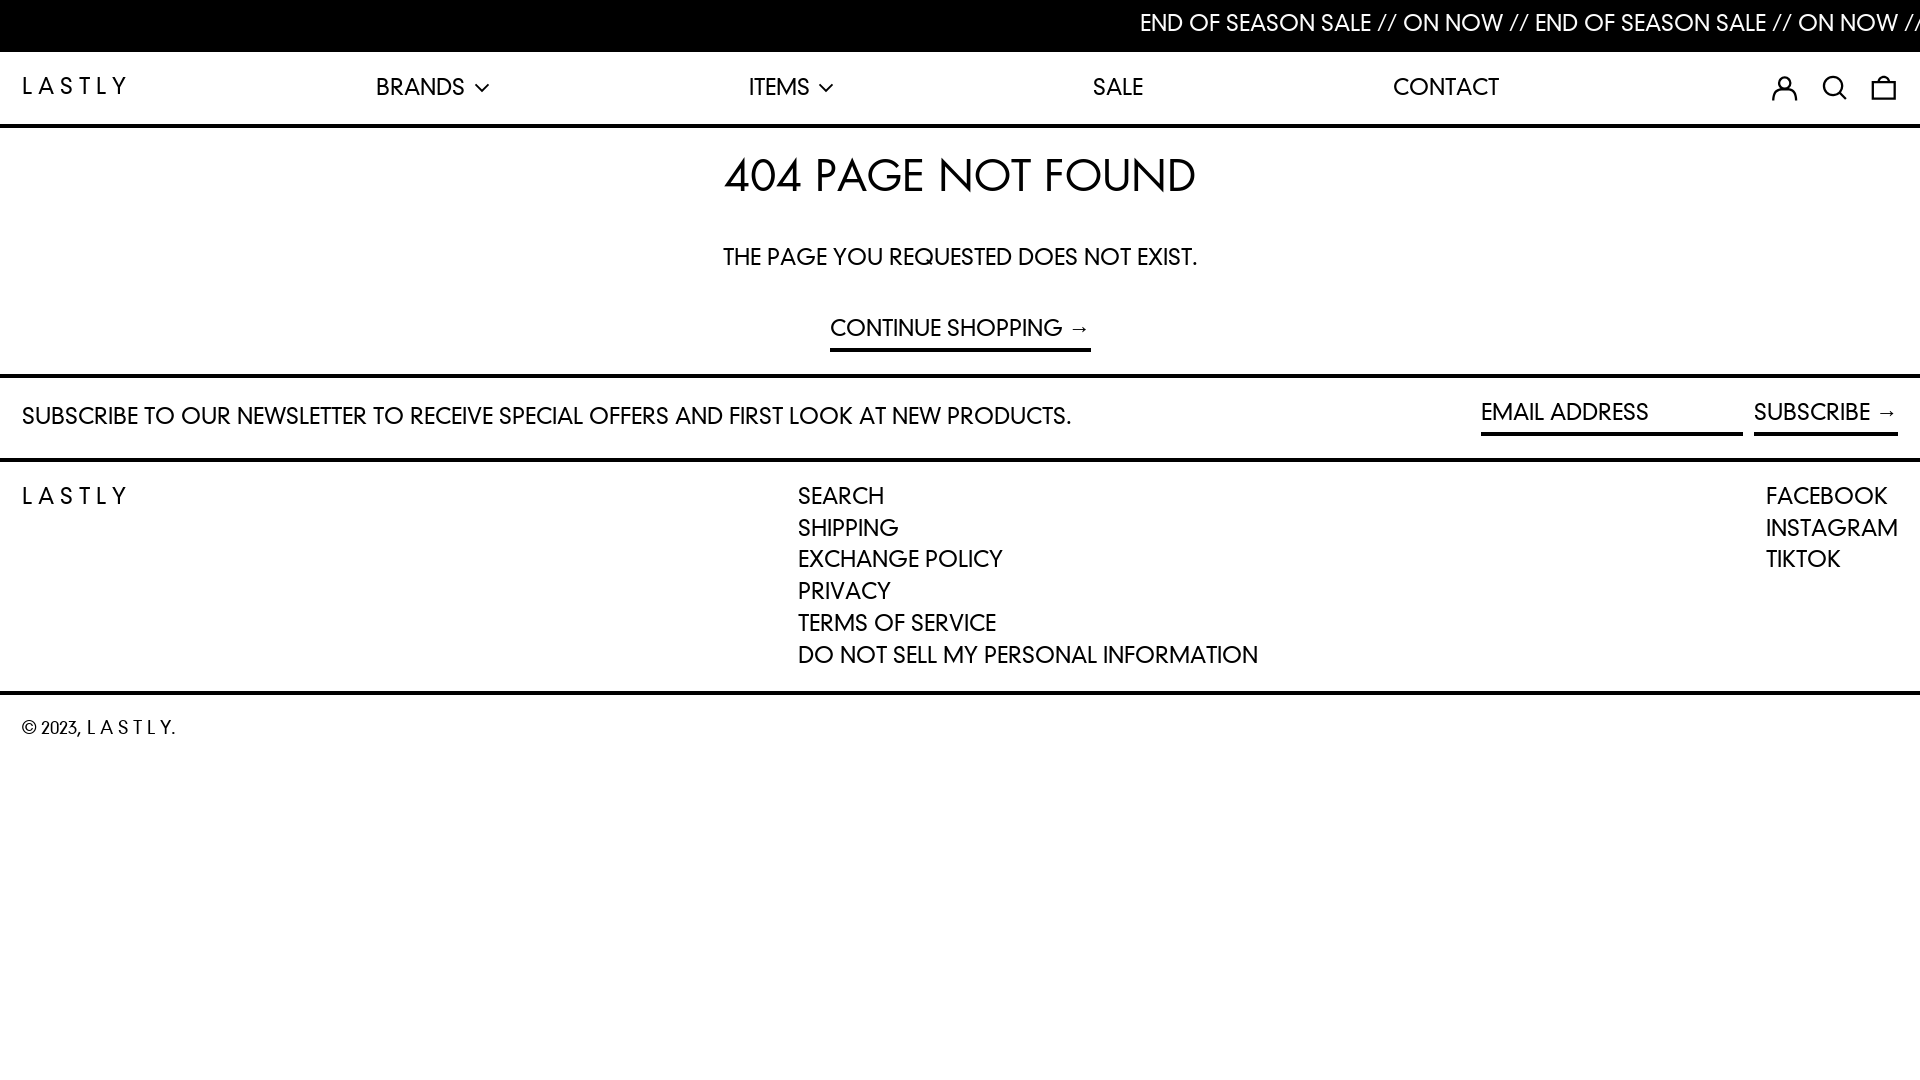  I want to click on 'TIKTOK', so click(1803, 559).